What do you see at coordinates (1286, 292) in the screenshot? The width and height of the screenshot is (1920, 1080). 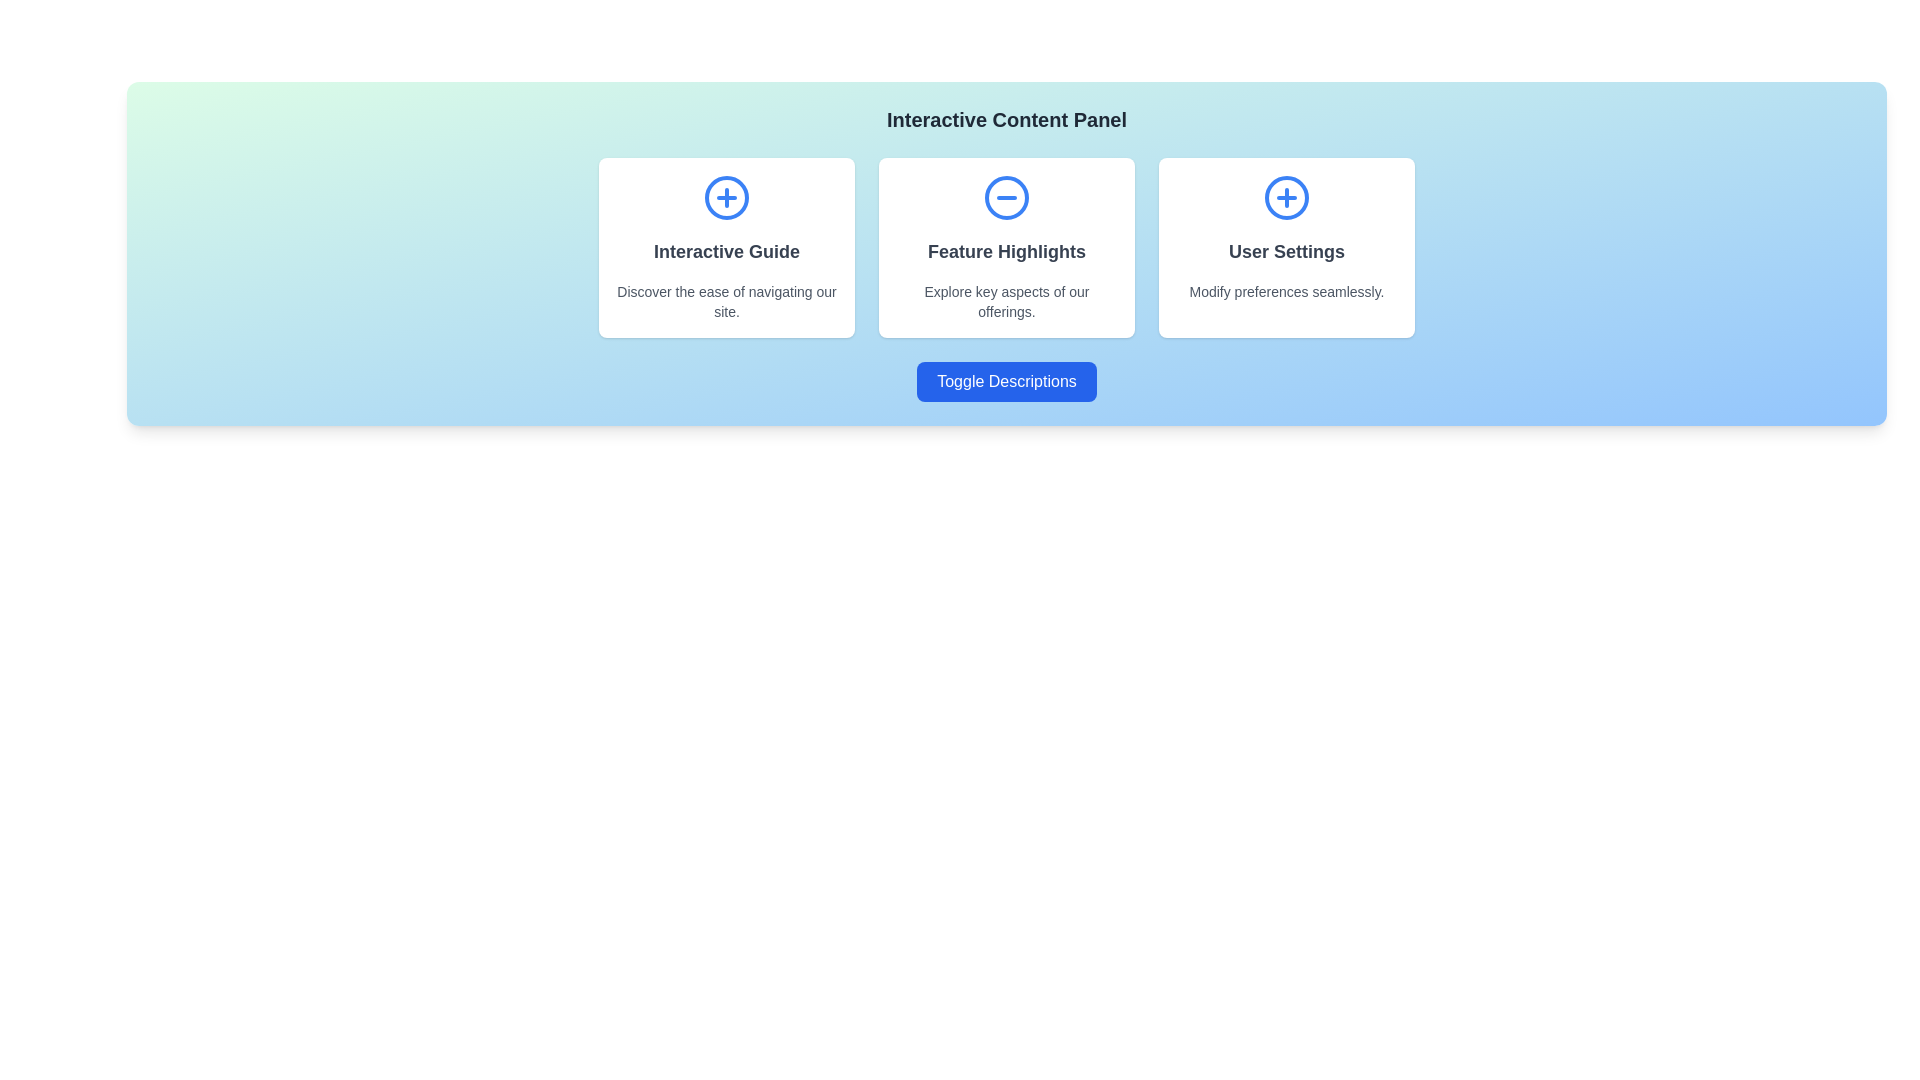 I see `the static text label displaying 'Modify preferences seamlessly.' located in the bottom section of the 'User Settings' card` at bounding box center [1286, 292].